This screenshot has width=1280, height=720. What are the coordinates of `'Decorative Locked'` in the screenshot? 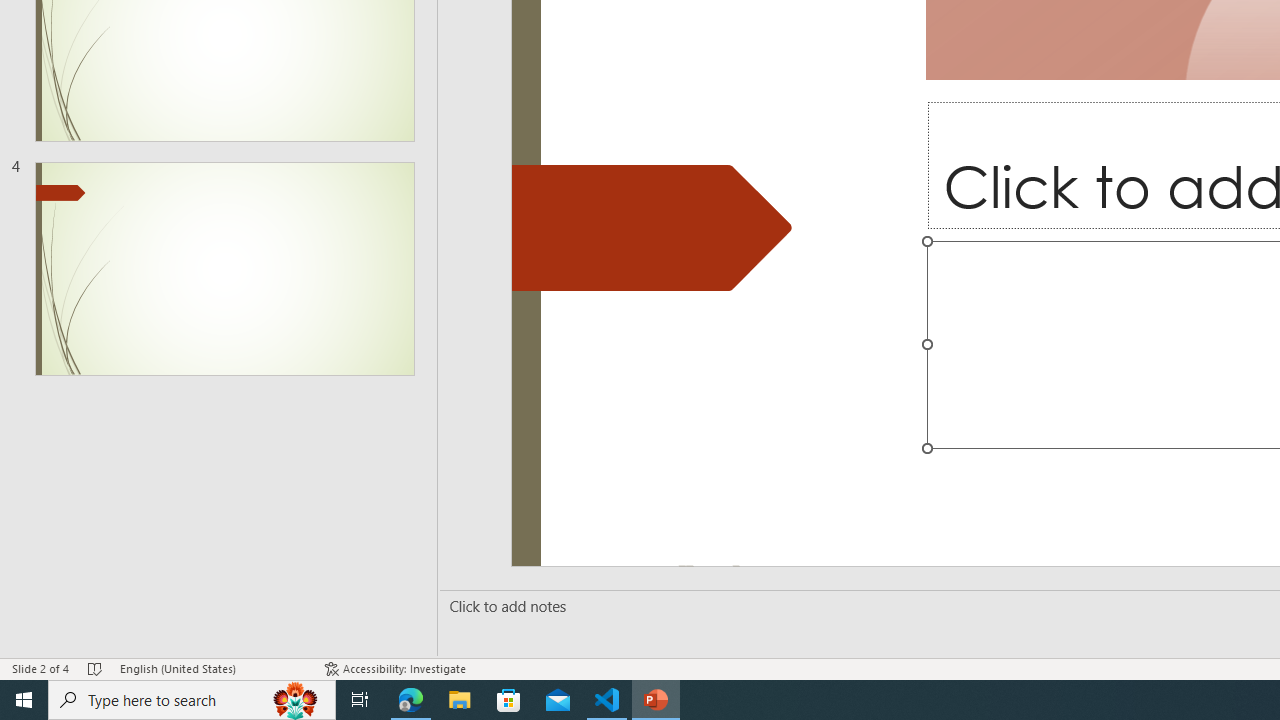 It's located at (652, 226).